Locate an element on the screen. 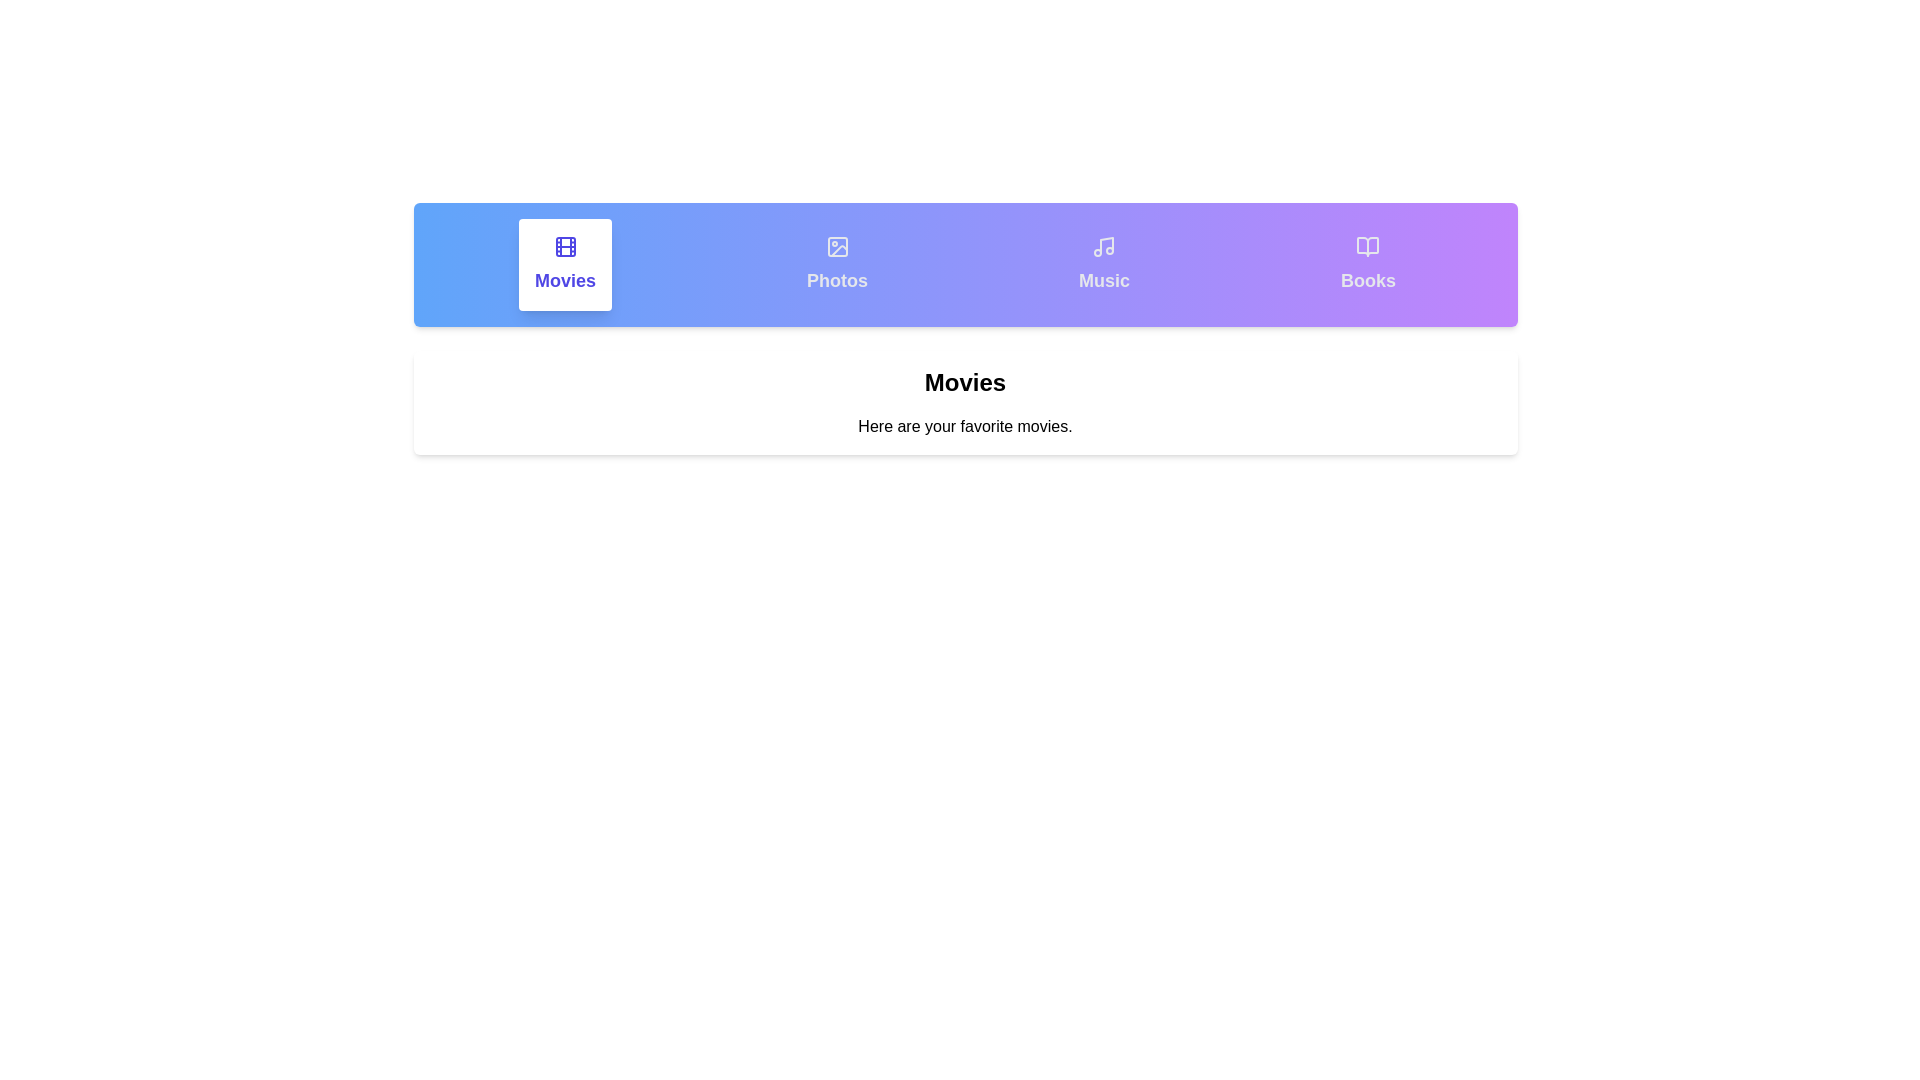  the tab labeled Books to display its content is located at coordinates (1367, 264).